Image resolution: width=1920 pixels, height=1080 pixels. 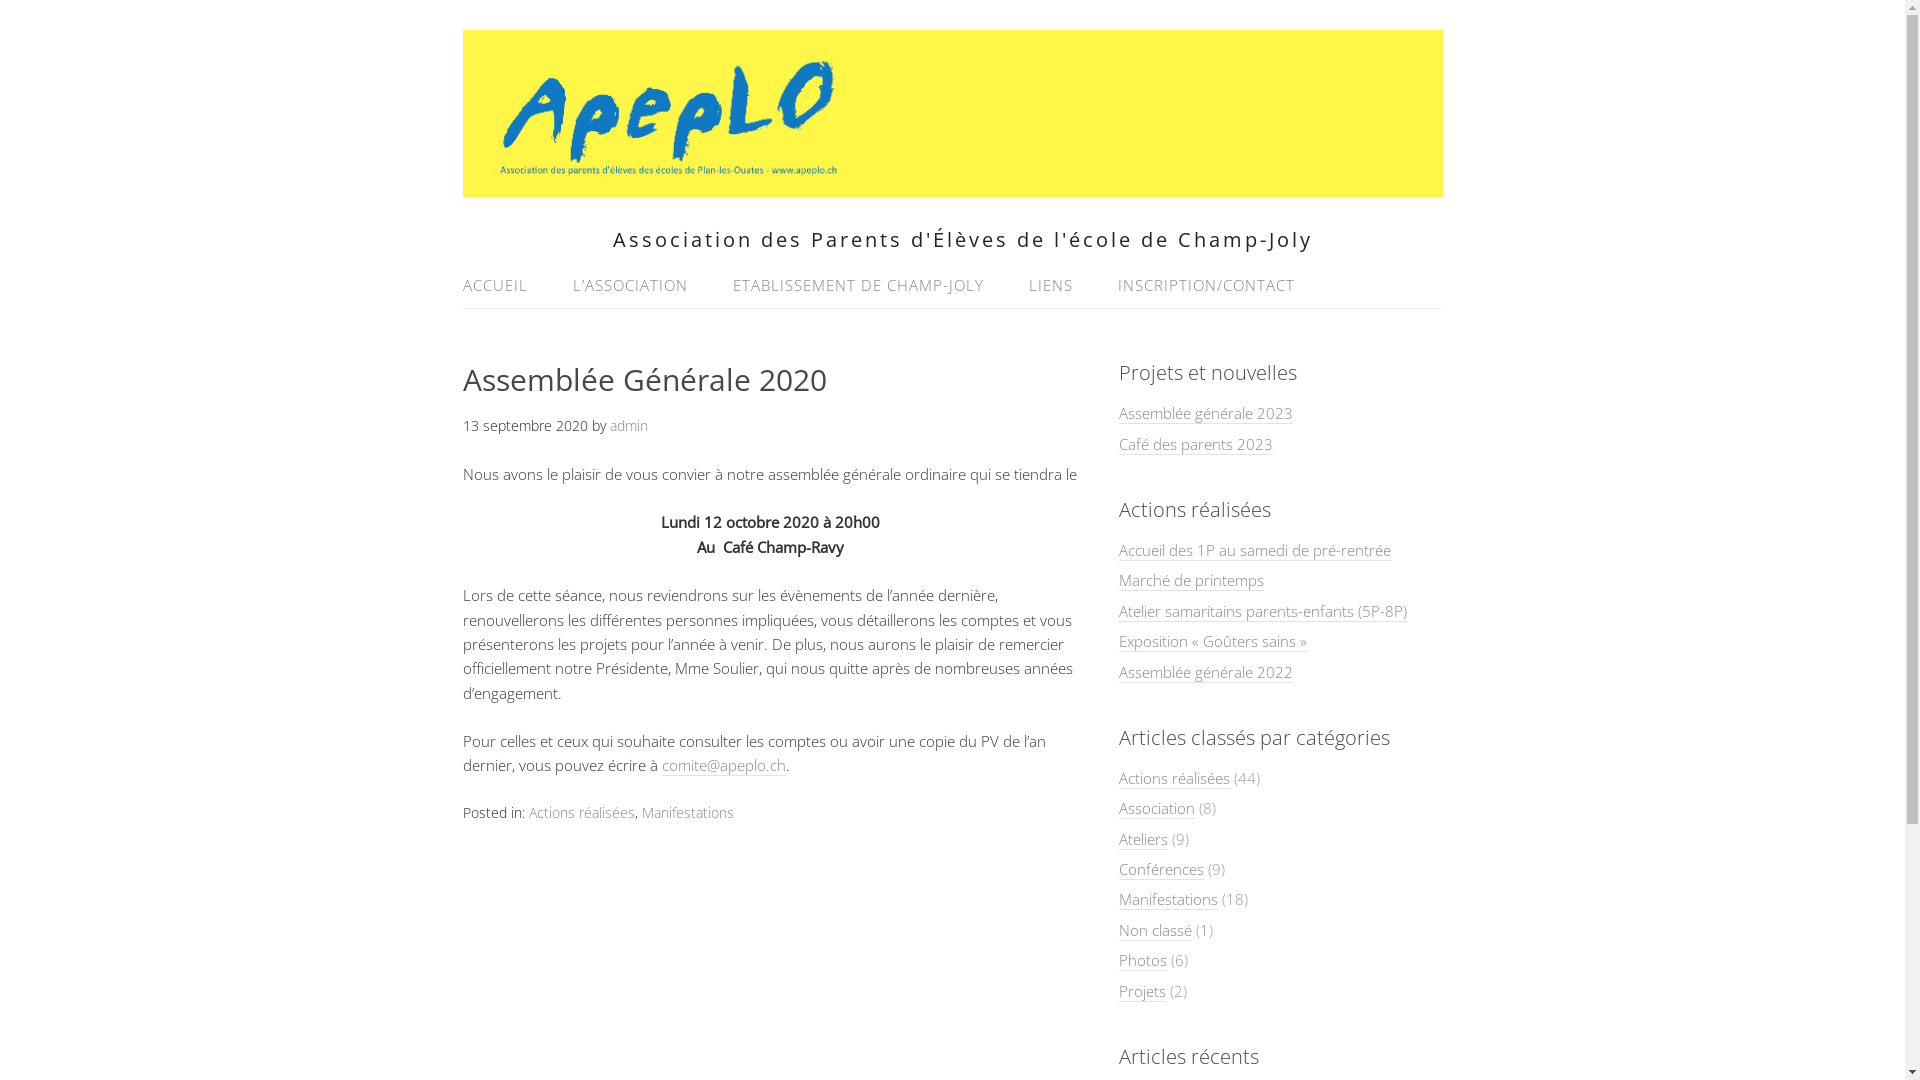 What do you see at coordinates (662, 765) in the screenshot?
I see `'comite@apeplo.ch'` at bounding box center [662, 765].